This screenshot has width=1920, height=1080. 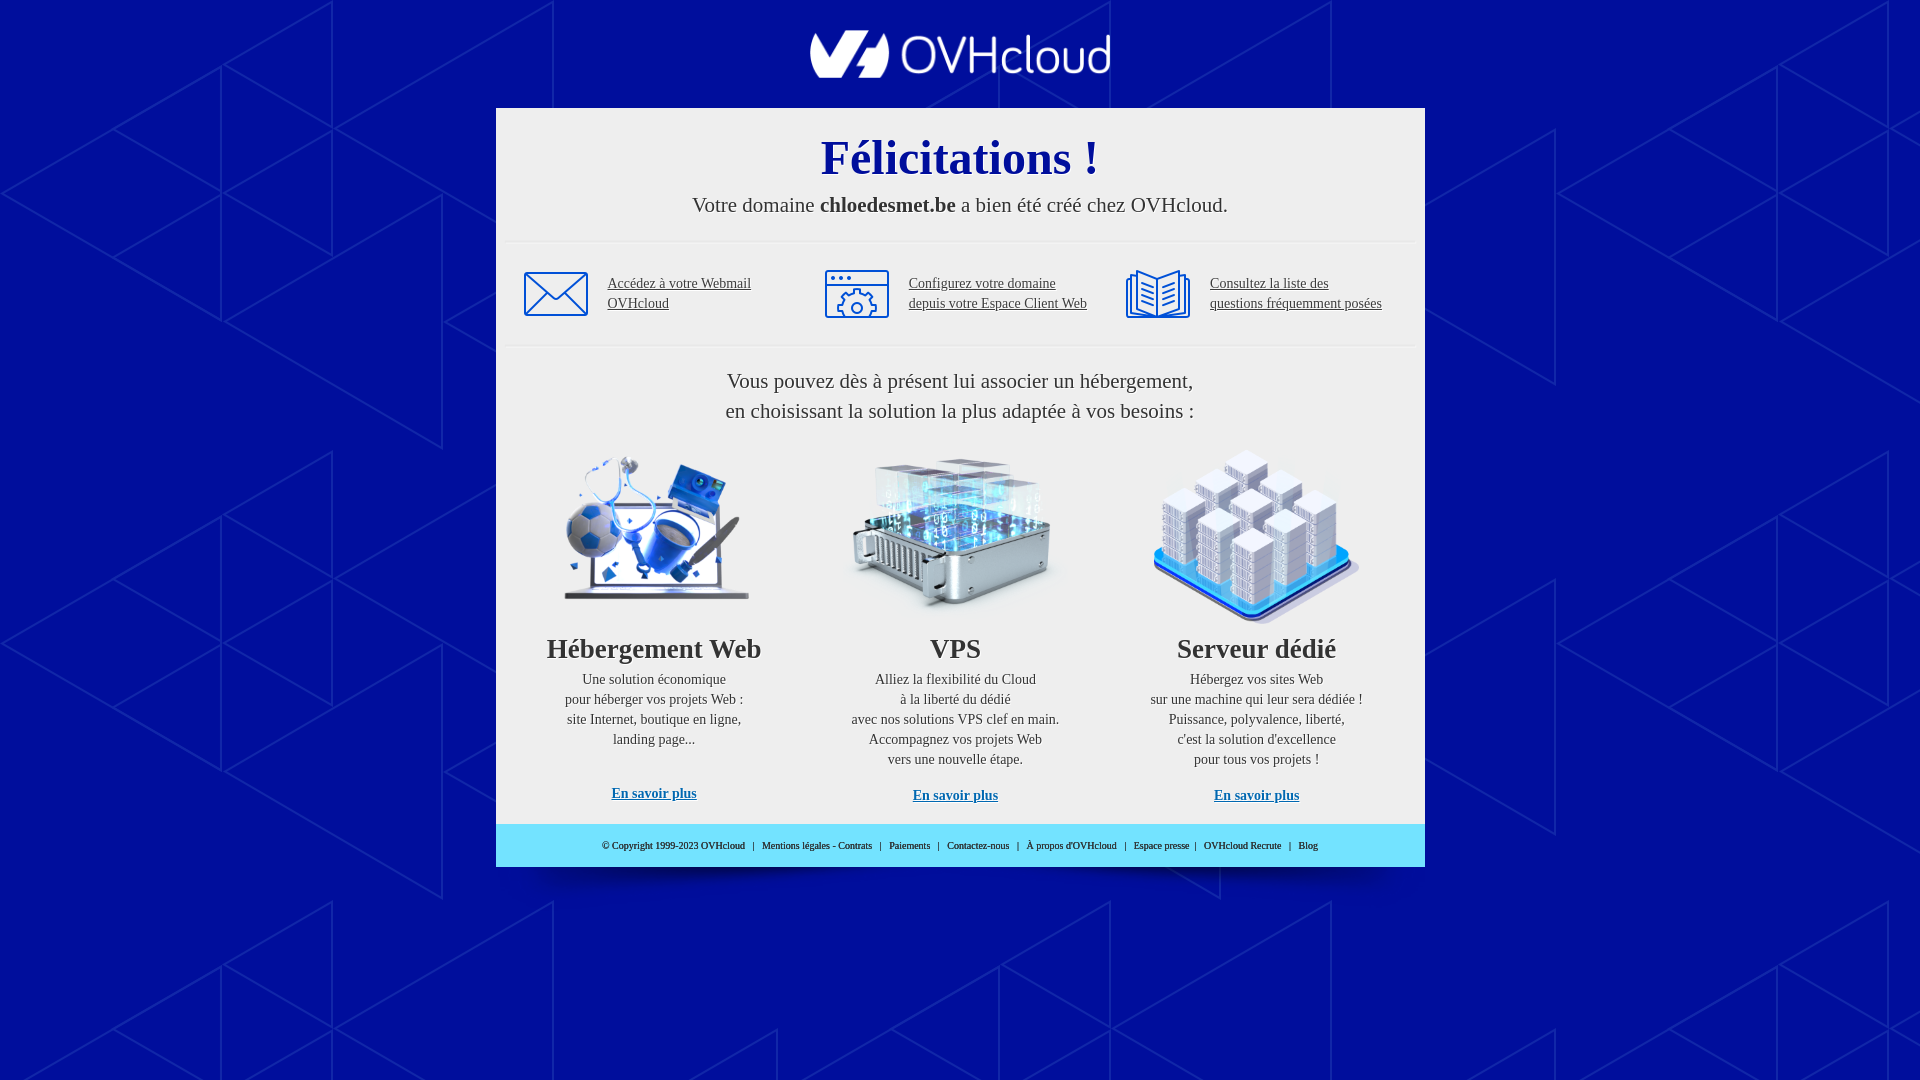 What do you see at coordinates (1161, 845) in the screenshot?
I see `'Espace presse'` at bounding box center [1161, 845].